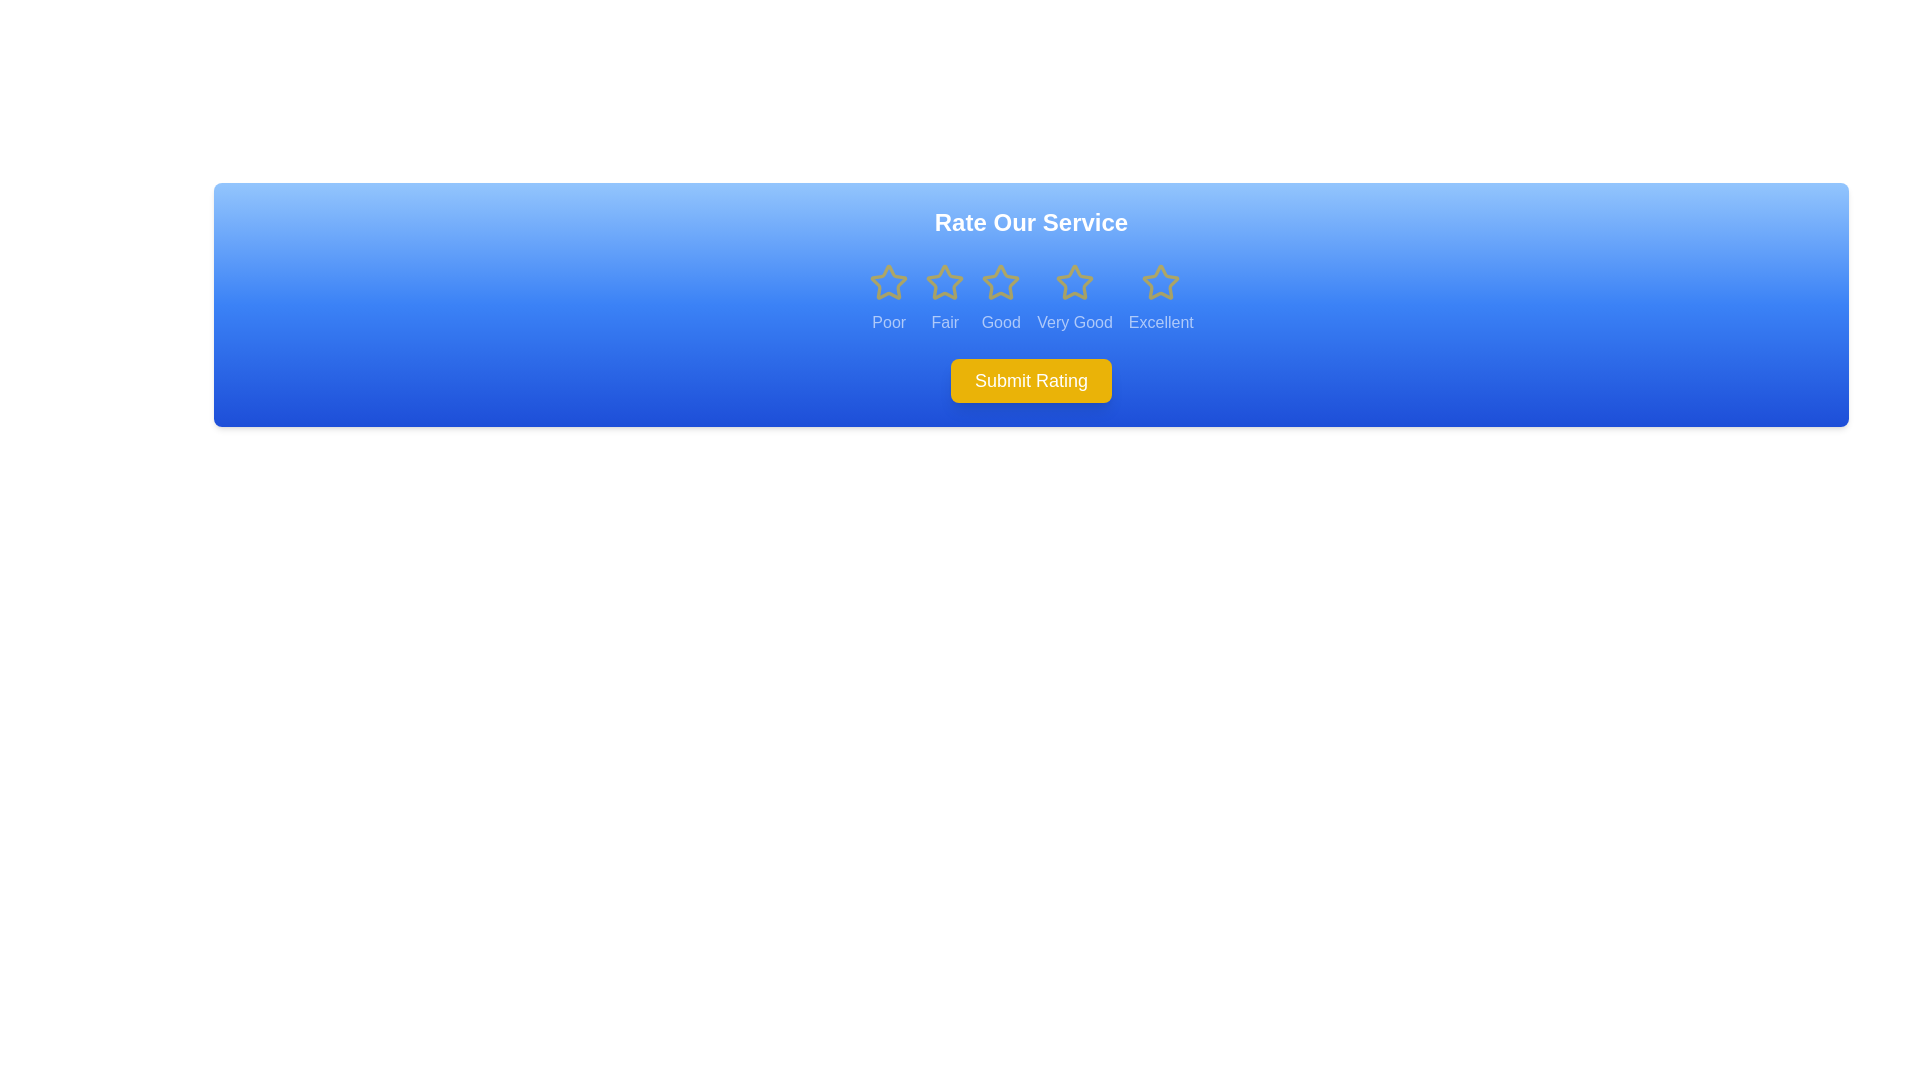  I want to click on the 'Very Good' rating option in the Rating Selector, so click(1074, 299).